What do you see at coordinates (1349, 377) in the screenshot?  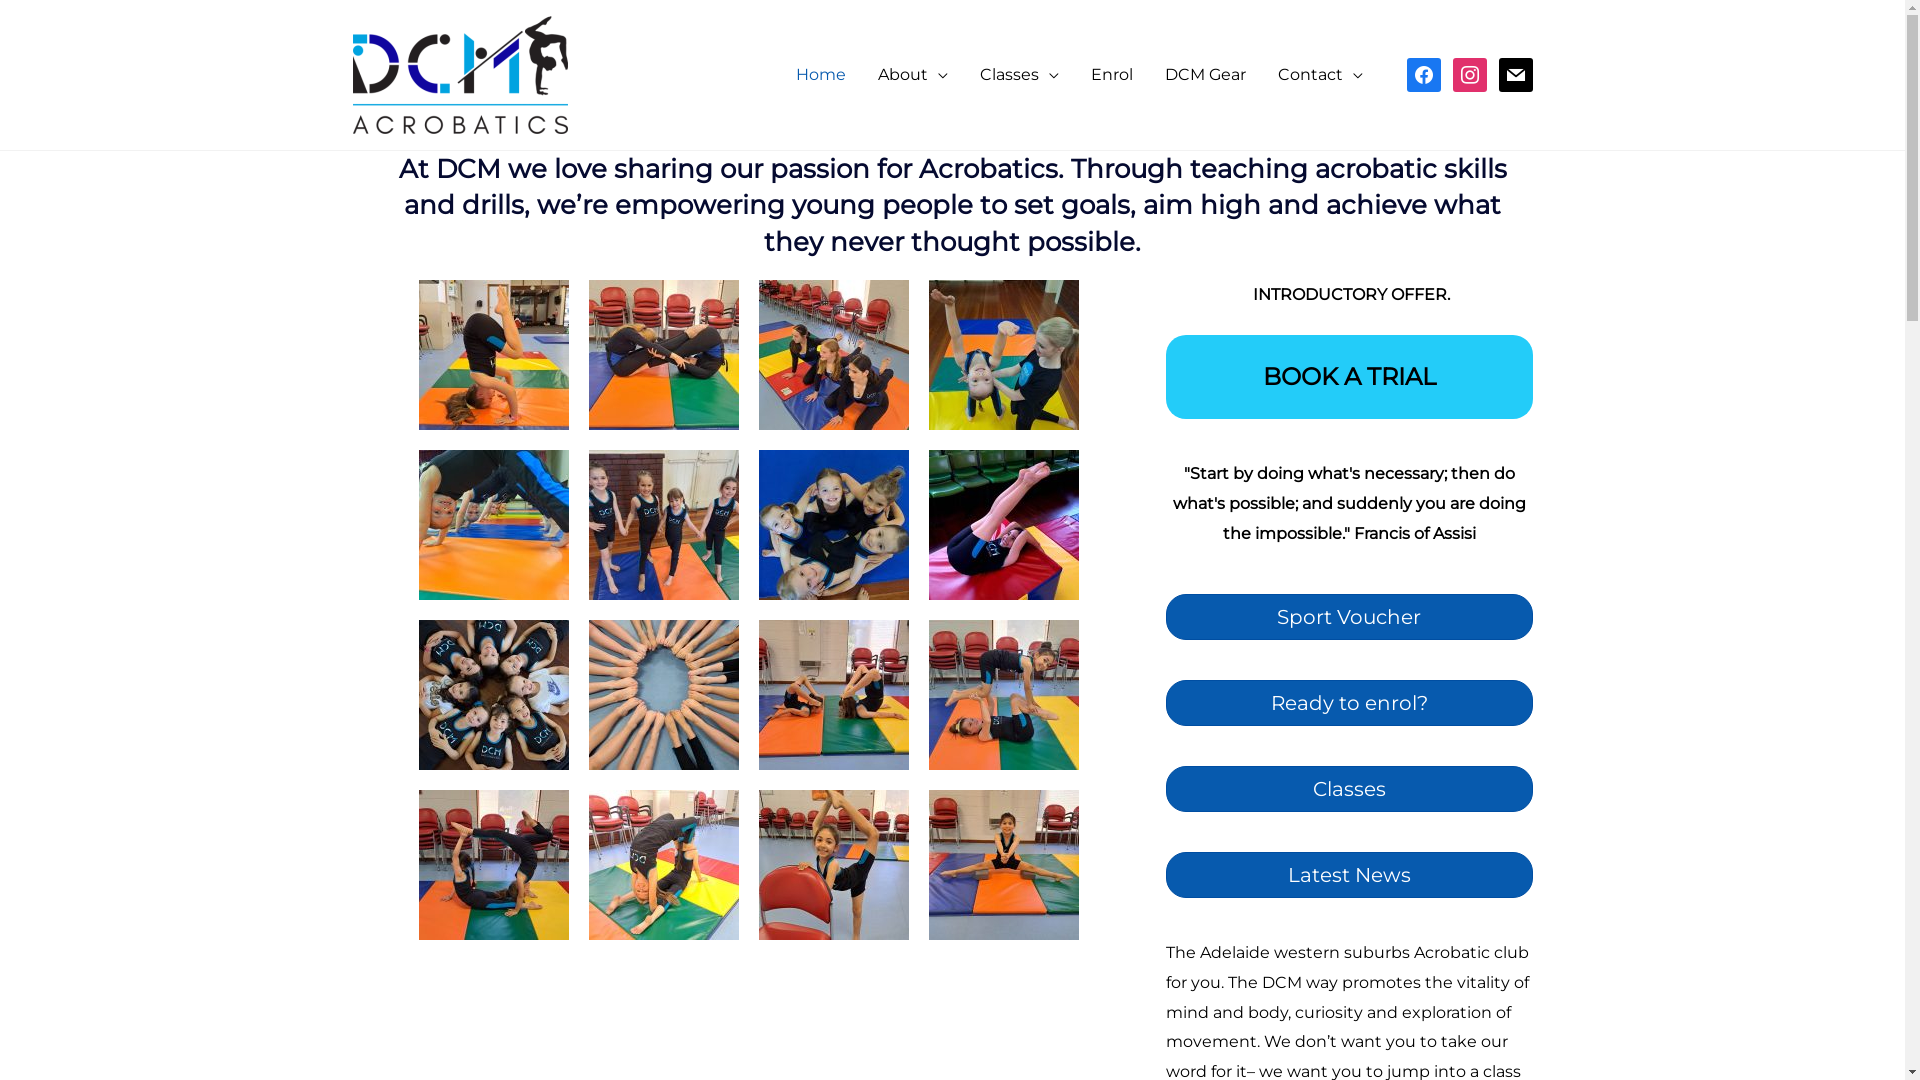 I see `'BOOK A TRIAL'` at bounding box center [1349, 377].